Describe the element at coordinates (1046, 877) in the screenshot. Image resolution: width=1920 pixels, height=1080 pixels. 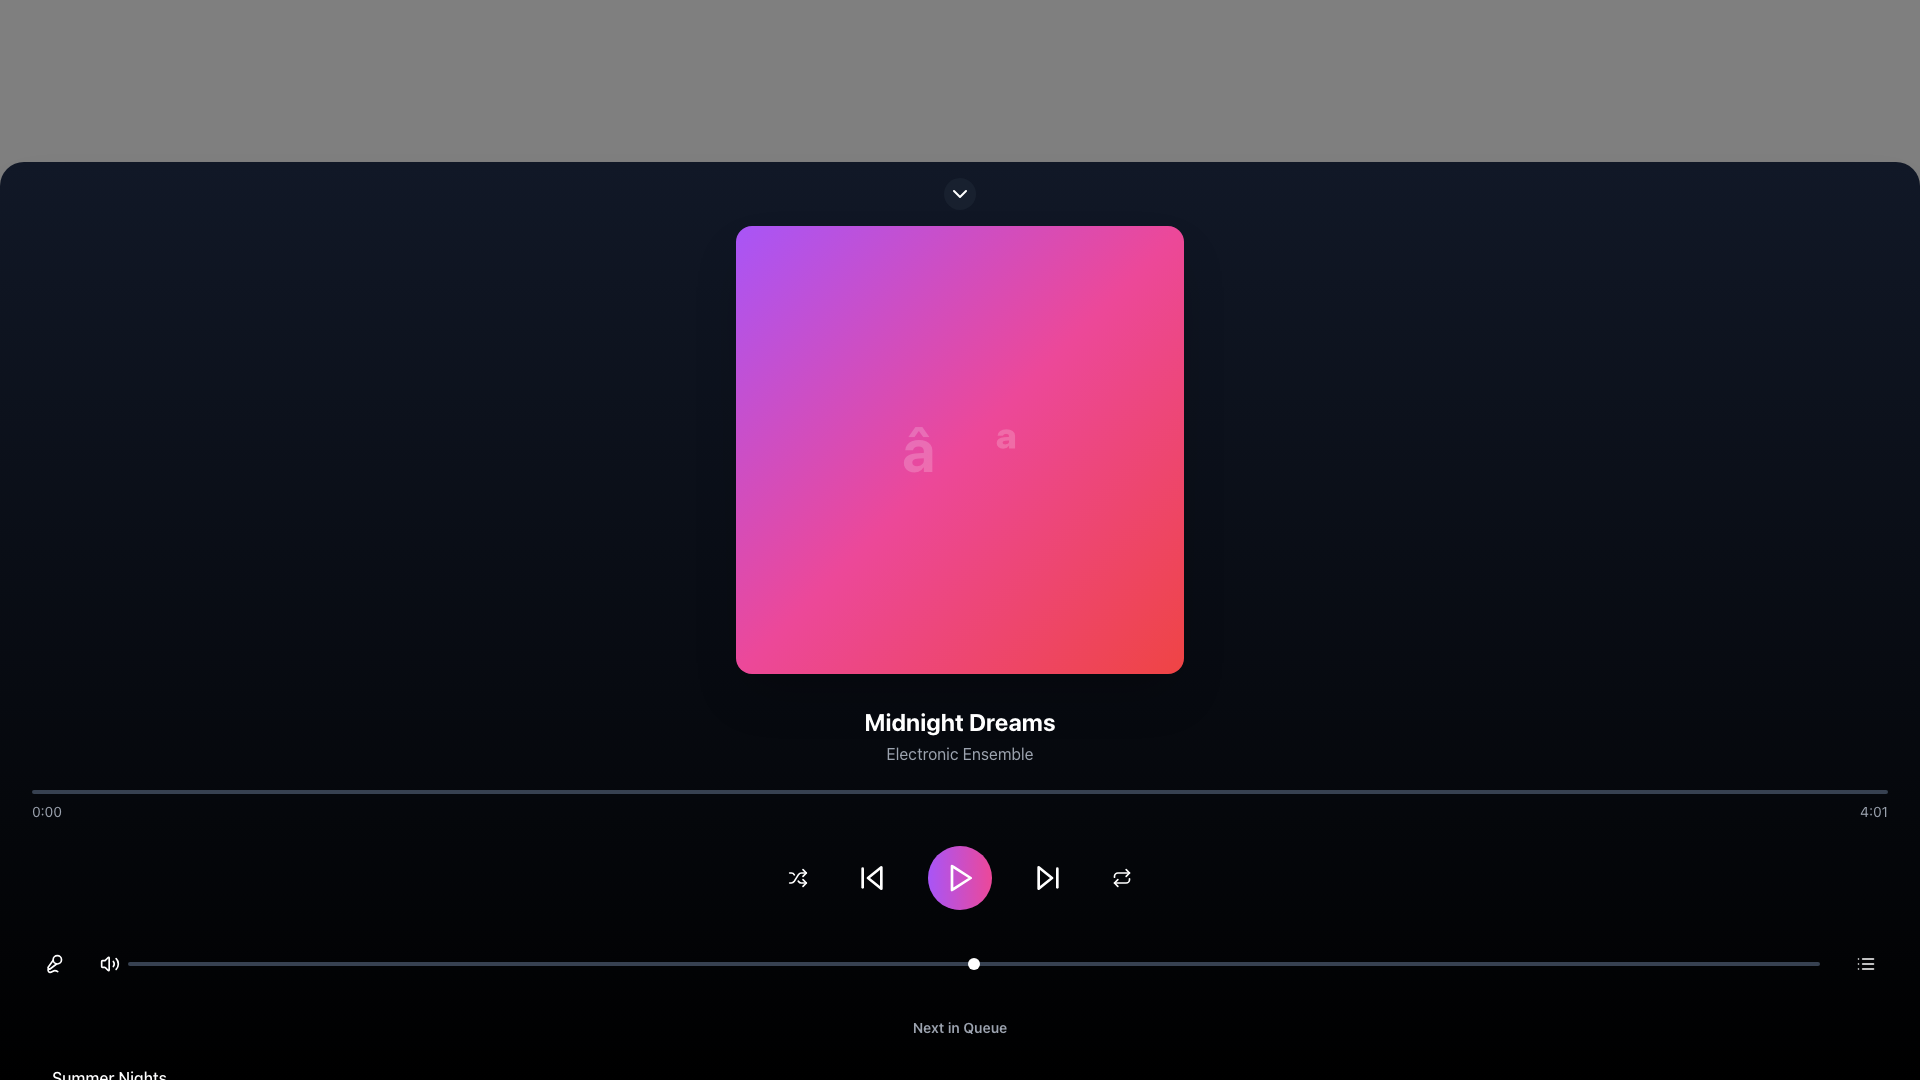
I see `the skip-forward icon button located in the lower section of the interface to skip to the next track` at that location.